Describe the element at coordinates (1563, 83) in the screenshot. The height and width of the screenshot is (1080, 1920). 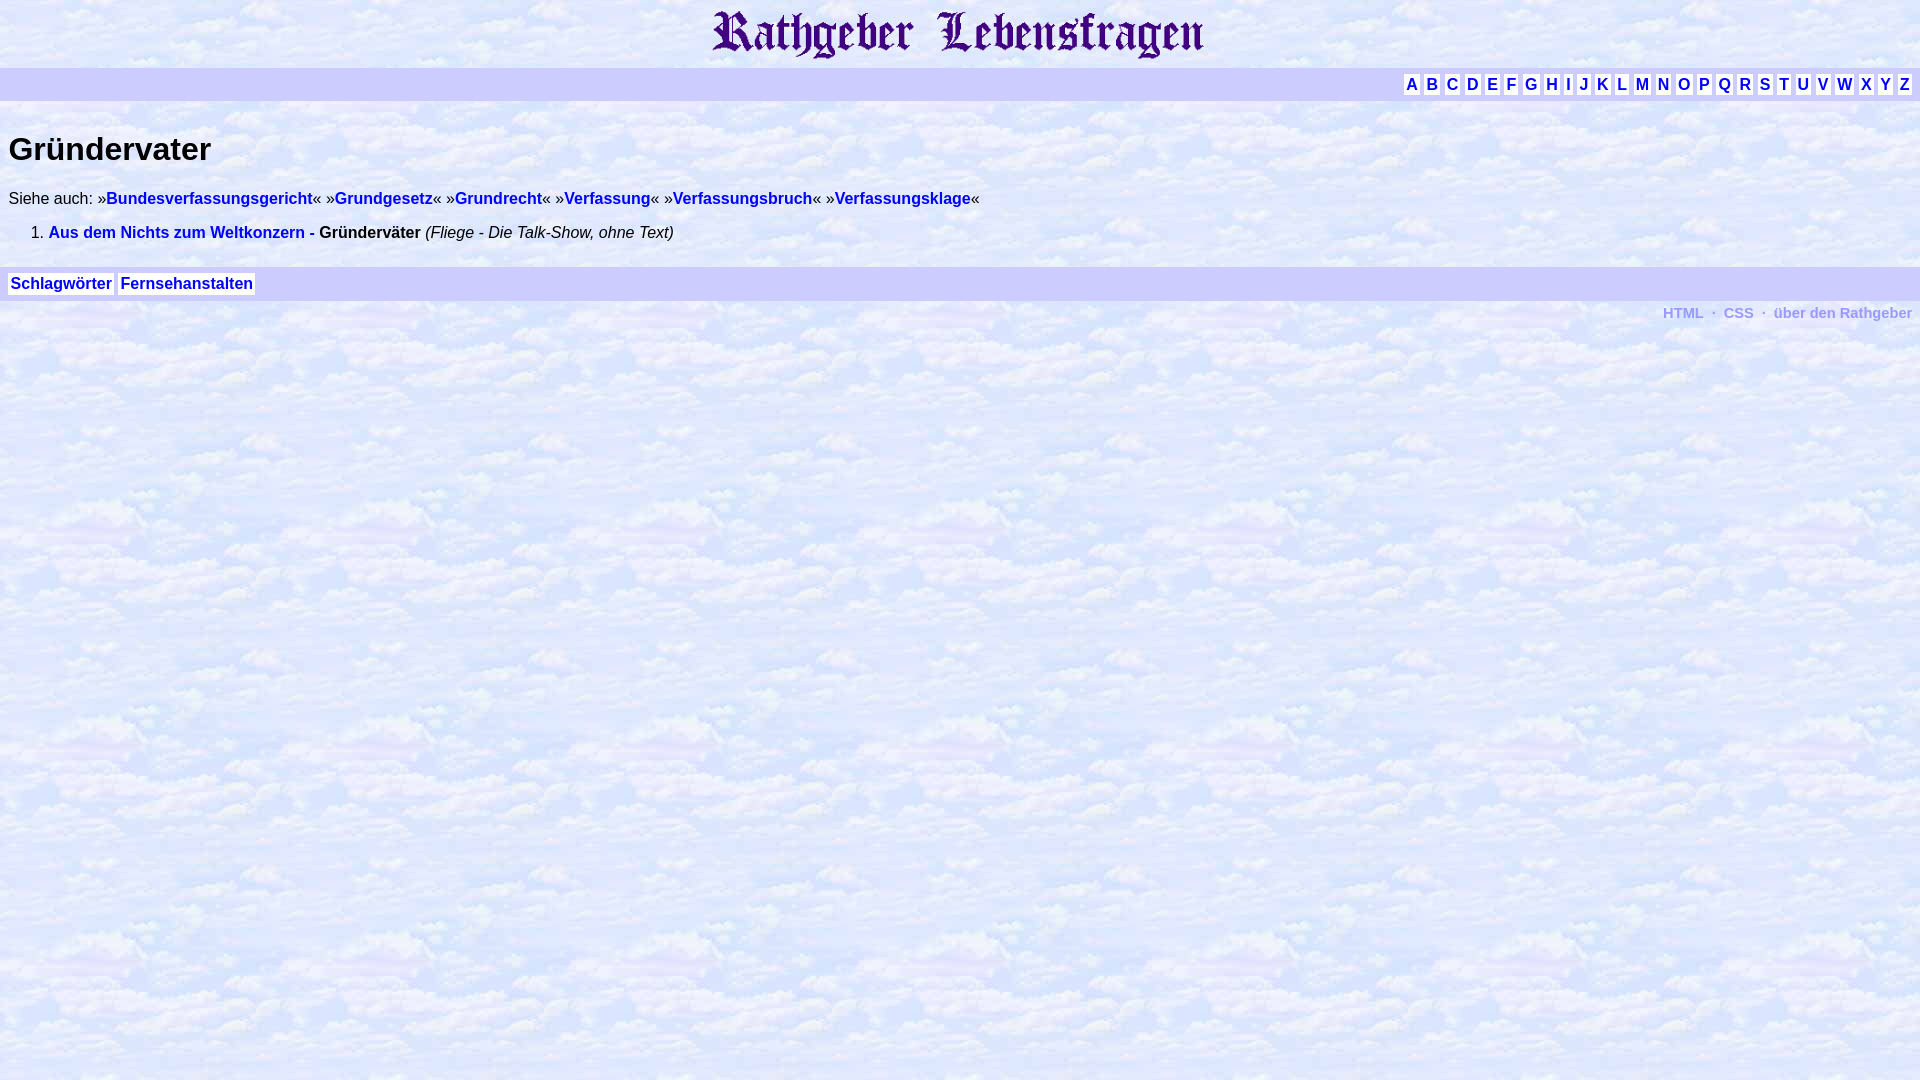
I see `'I'` at that location.